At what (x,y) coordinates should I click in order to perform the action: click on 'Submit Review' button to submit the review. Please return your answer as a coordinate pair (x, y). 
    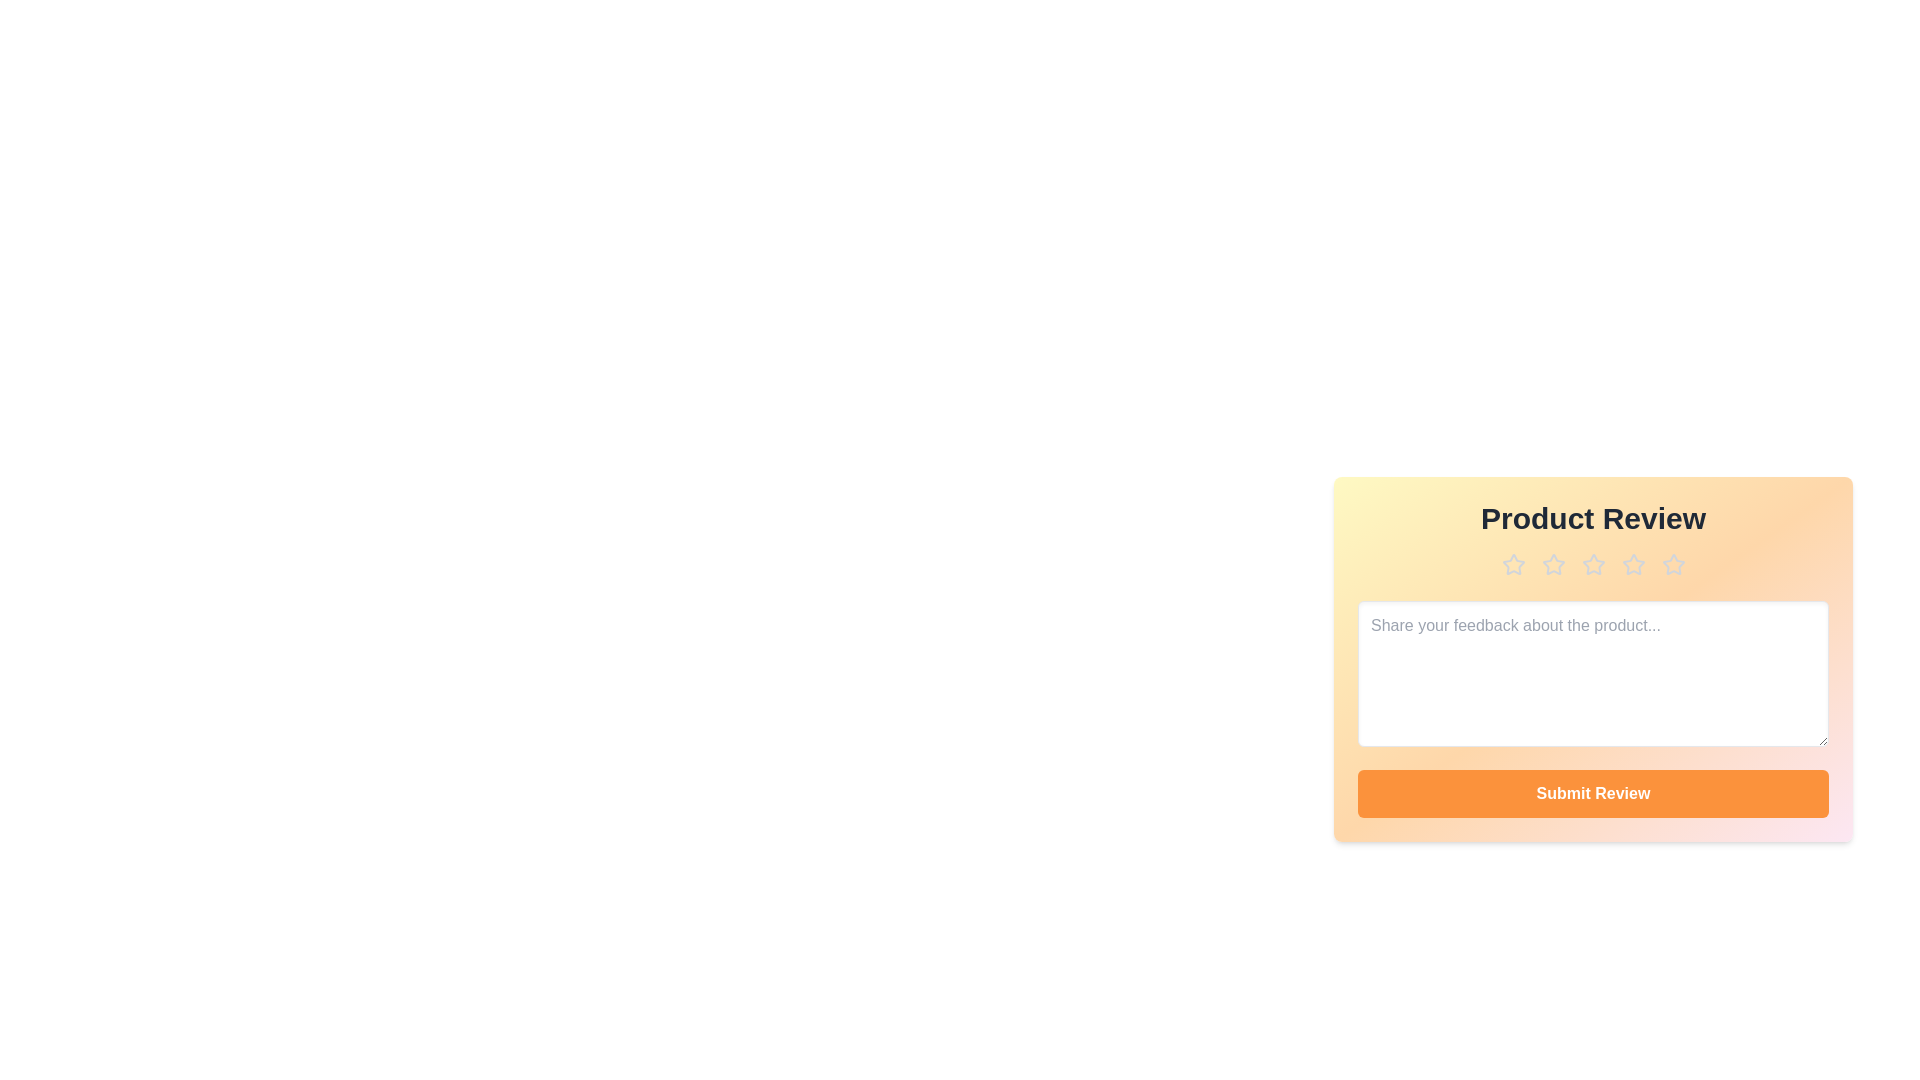
    Looking at the image, I should click on (1592, 793).